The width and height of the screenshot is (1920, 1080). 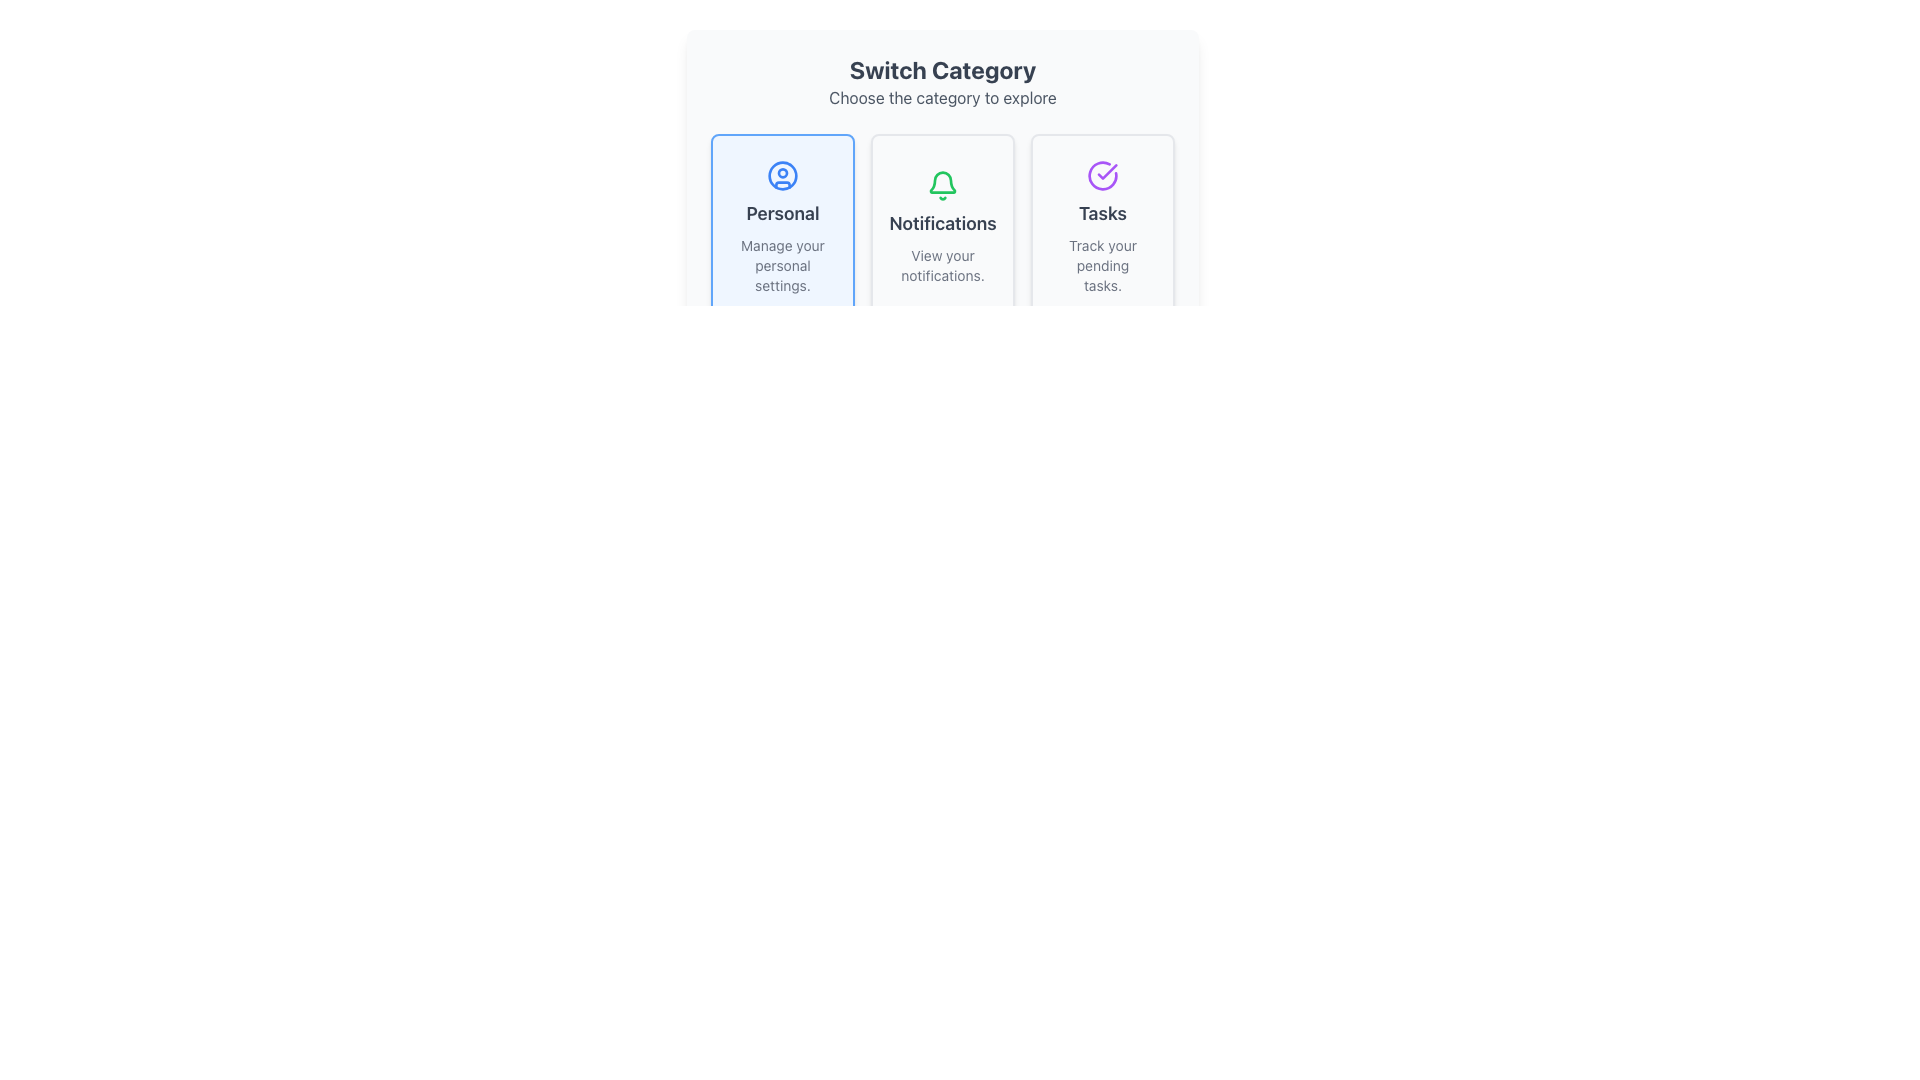 I want to click on the circular purple checkmark icon located in the 'Tasks' card in the 'Switch Category' section, so click(x=1102, y=175).